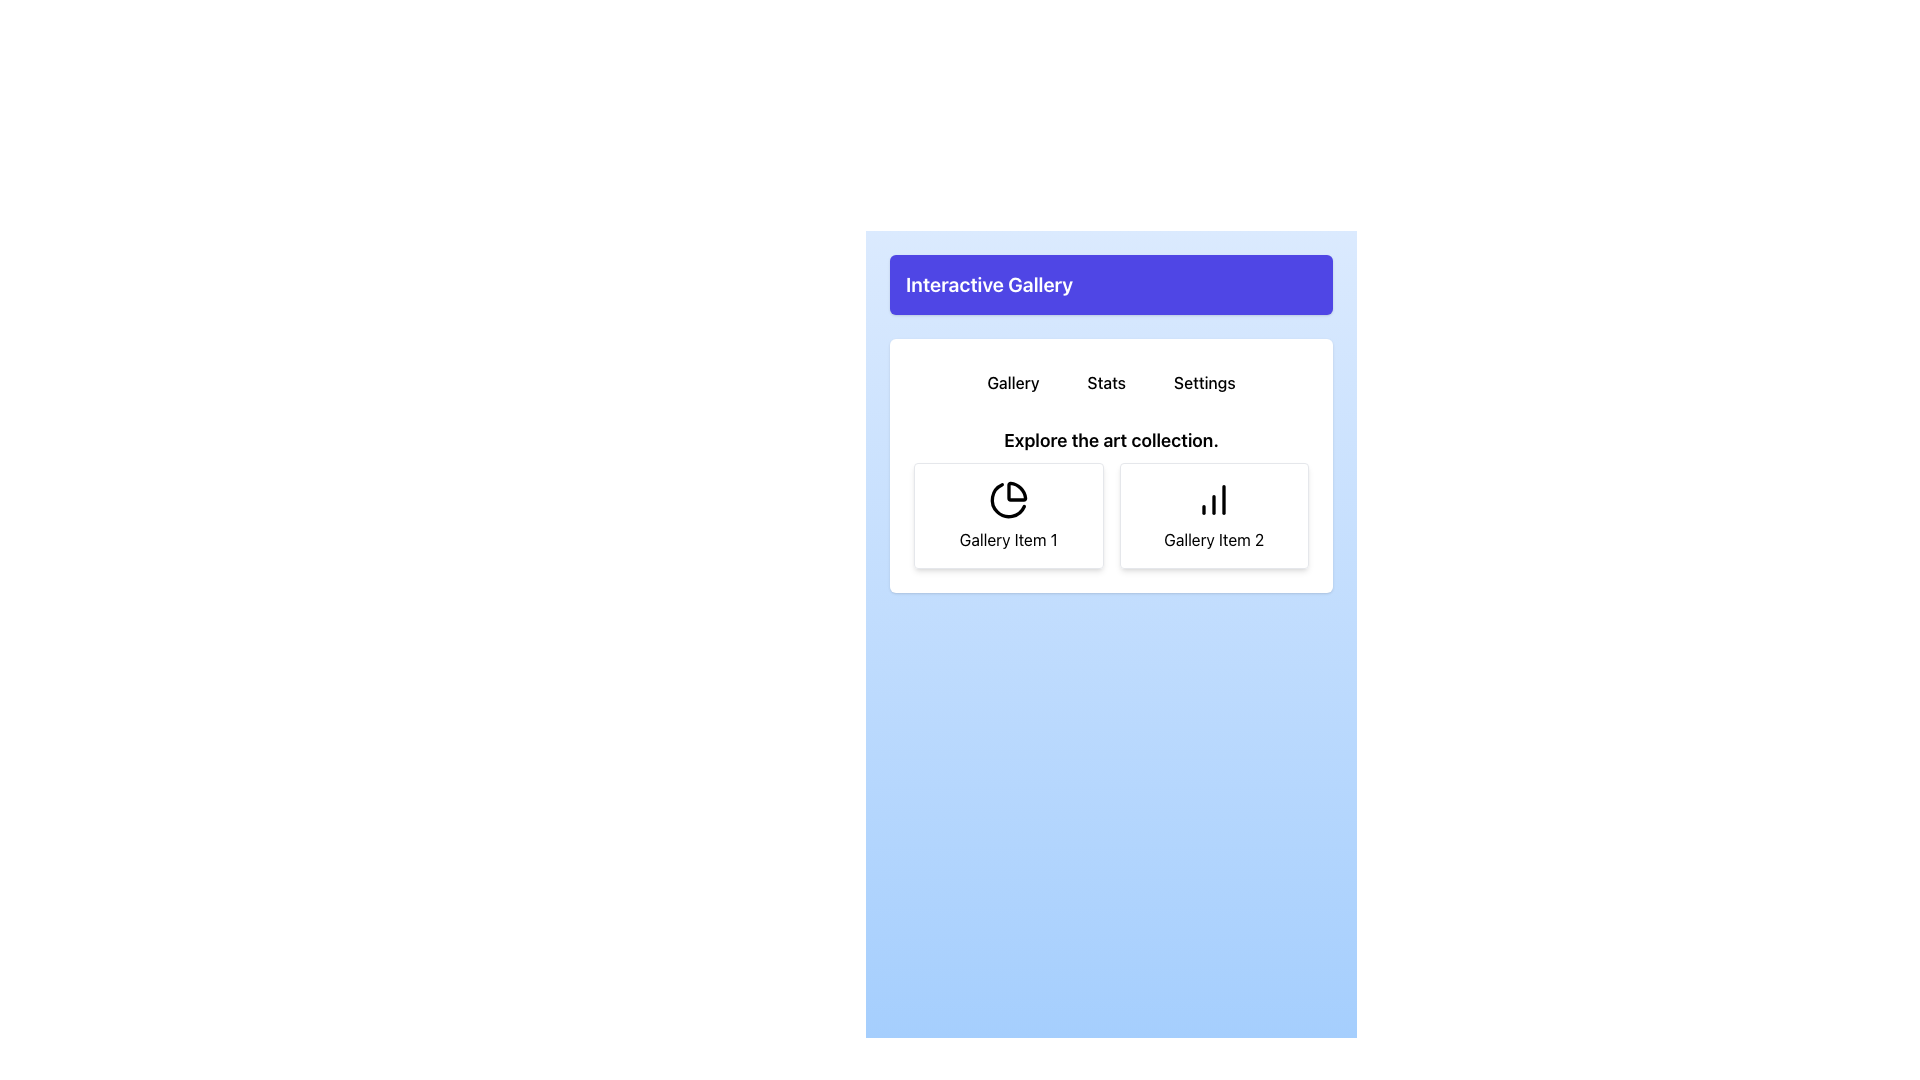 This screenshot has height=1080, width=1920. I want to click on the 'Stats' button, which is the second button in a horizontal set of three, located between the 'Gallery' and 'Settings' buttons in the middle section of the interface, so click(1105, 382).